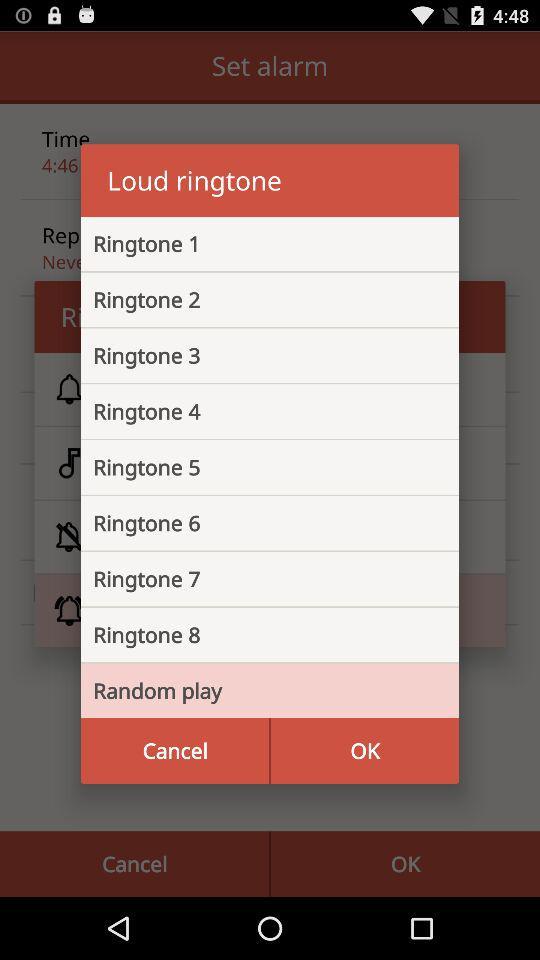 Image resolution: width=540 pixels, height=960 pixels. What do you see at coordinates (254, 467) in the screenshot?
I see `the icon below the ringtone 4 item` at bounding box center [254, 467].